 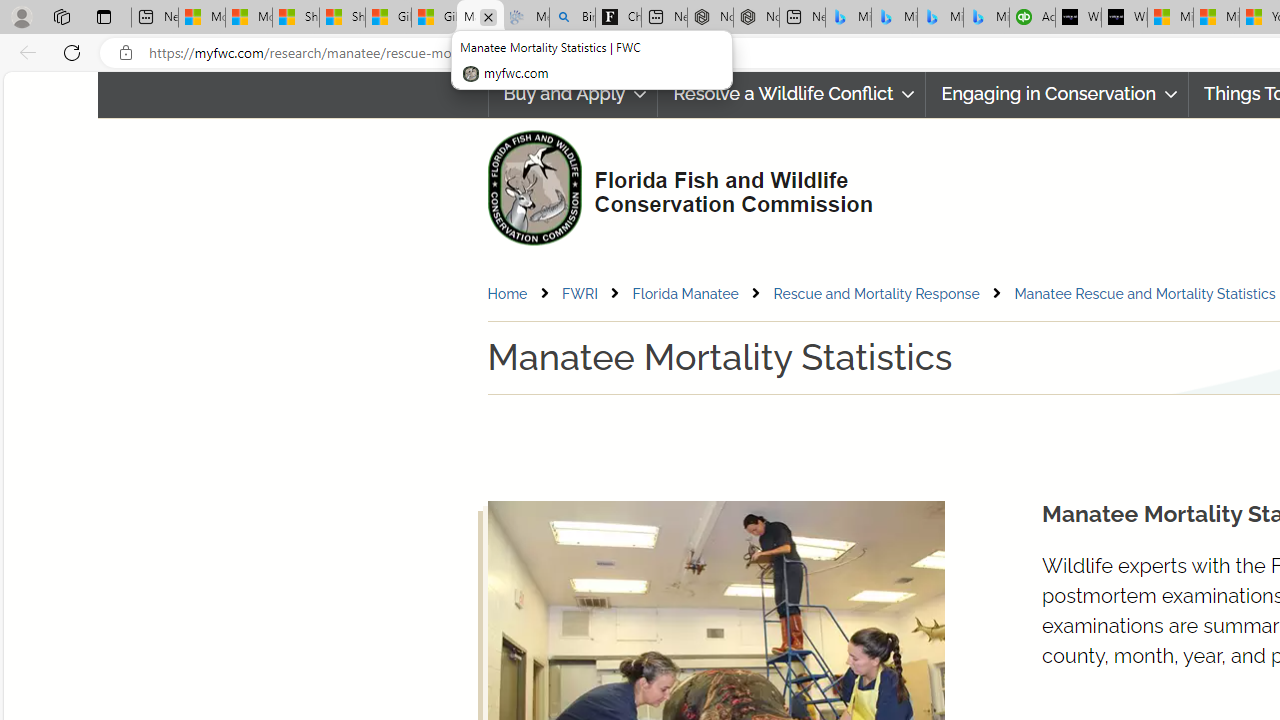 I want to click on 'Workspaces', so click(x=61, y=16).